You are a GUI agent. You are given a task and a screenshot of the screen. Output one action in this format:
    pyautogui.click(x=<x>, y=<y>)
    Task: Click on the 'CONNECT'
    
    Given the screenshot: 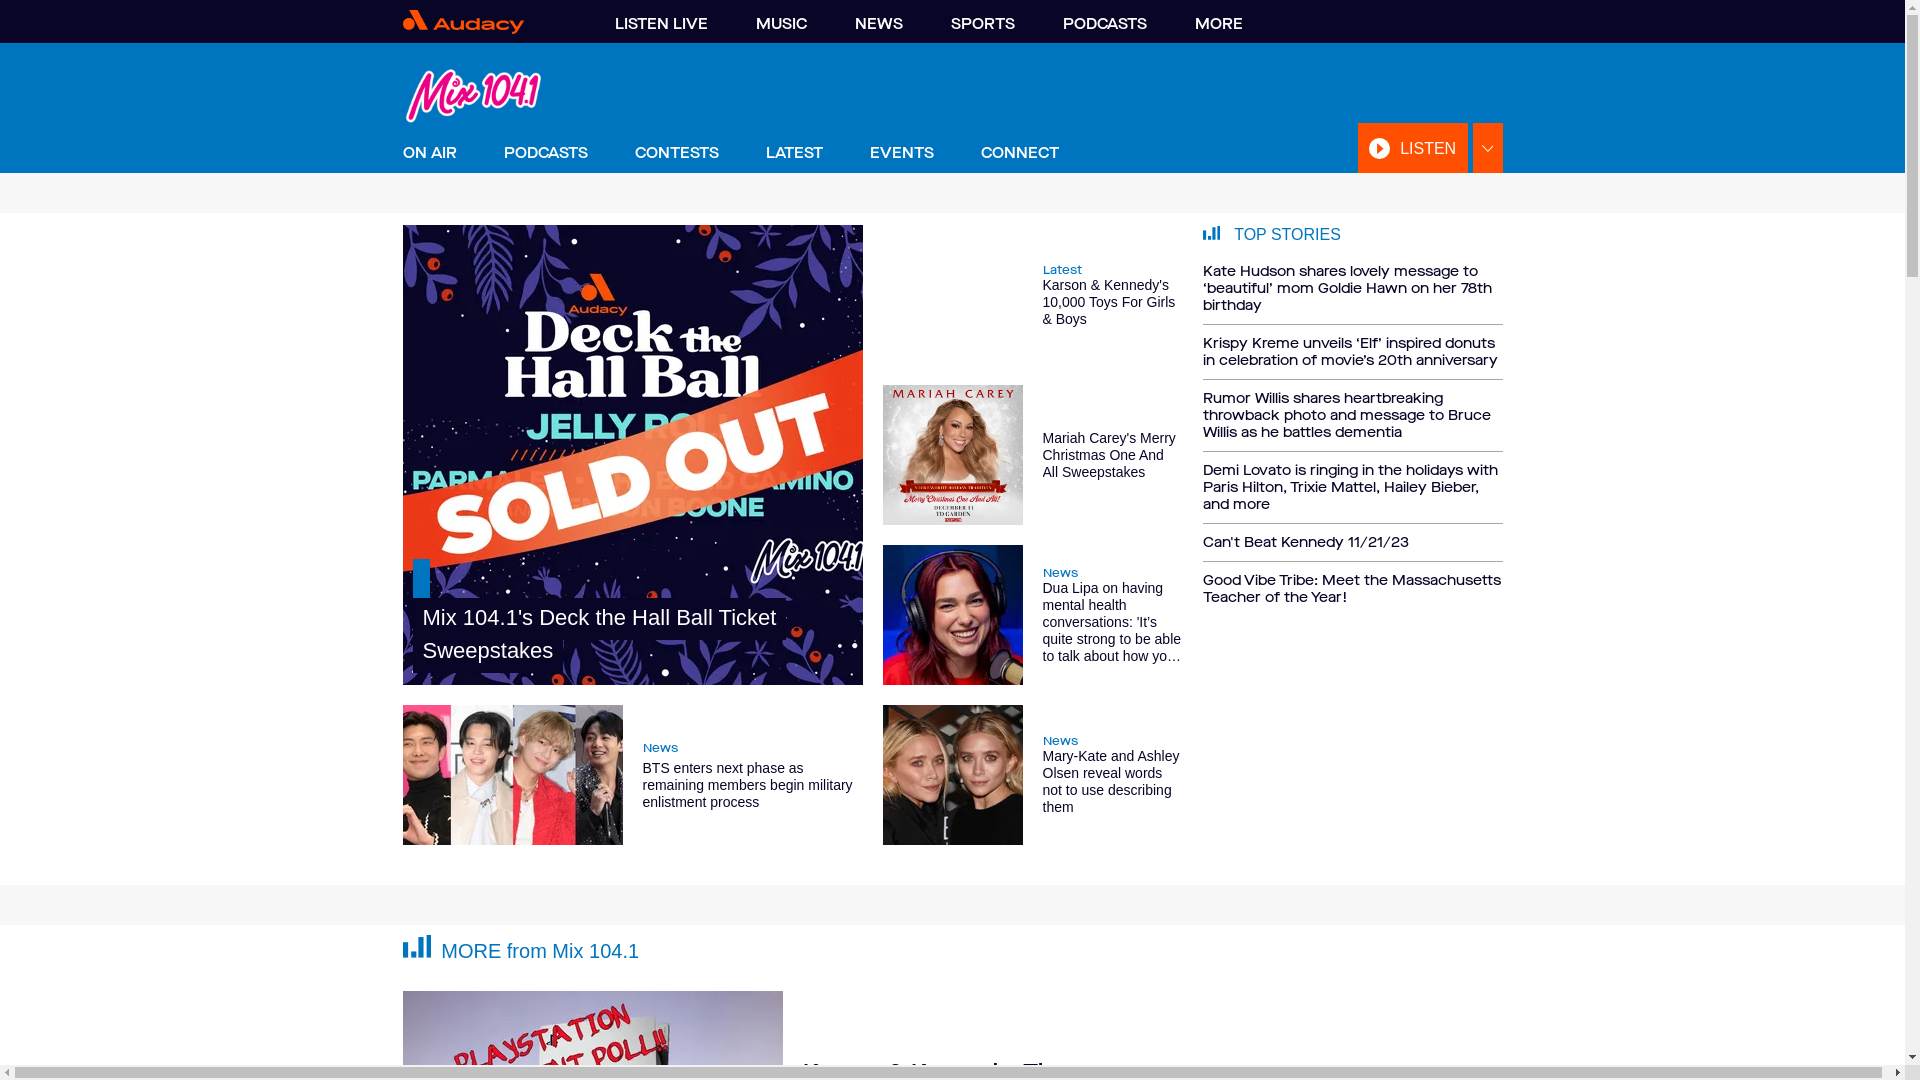 What is the action you would take?
    pyautogui.click(x=1018, y=152)
    